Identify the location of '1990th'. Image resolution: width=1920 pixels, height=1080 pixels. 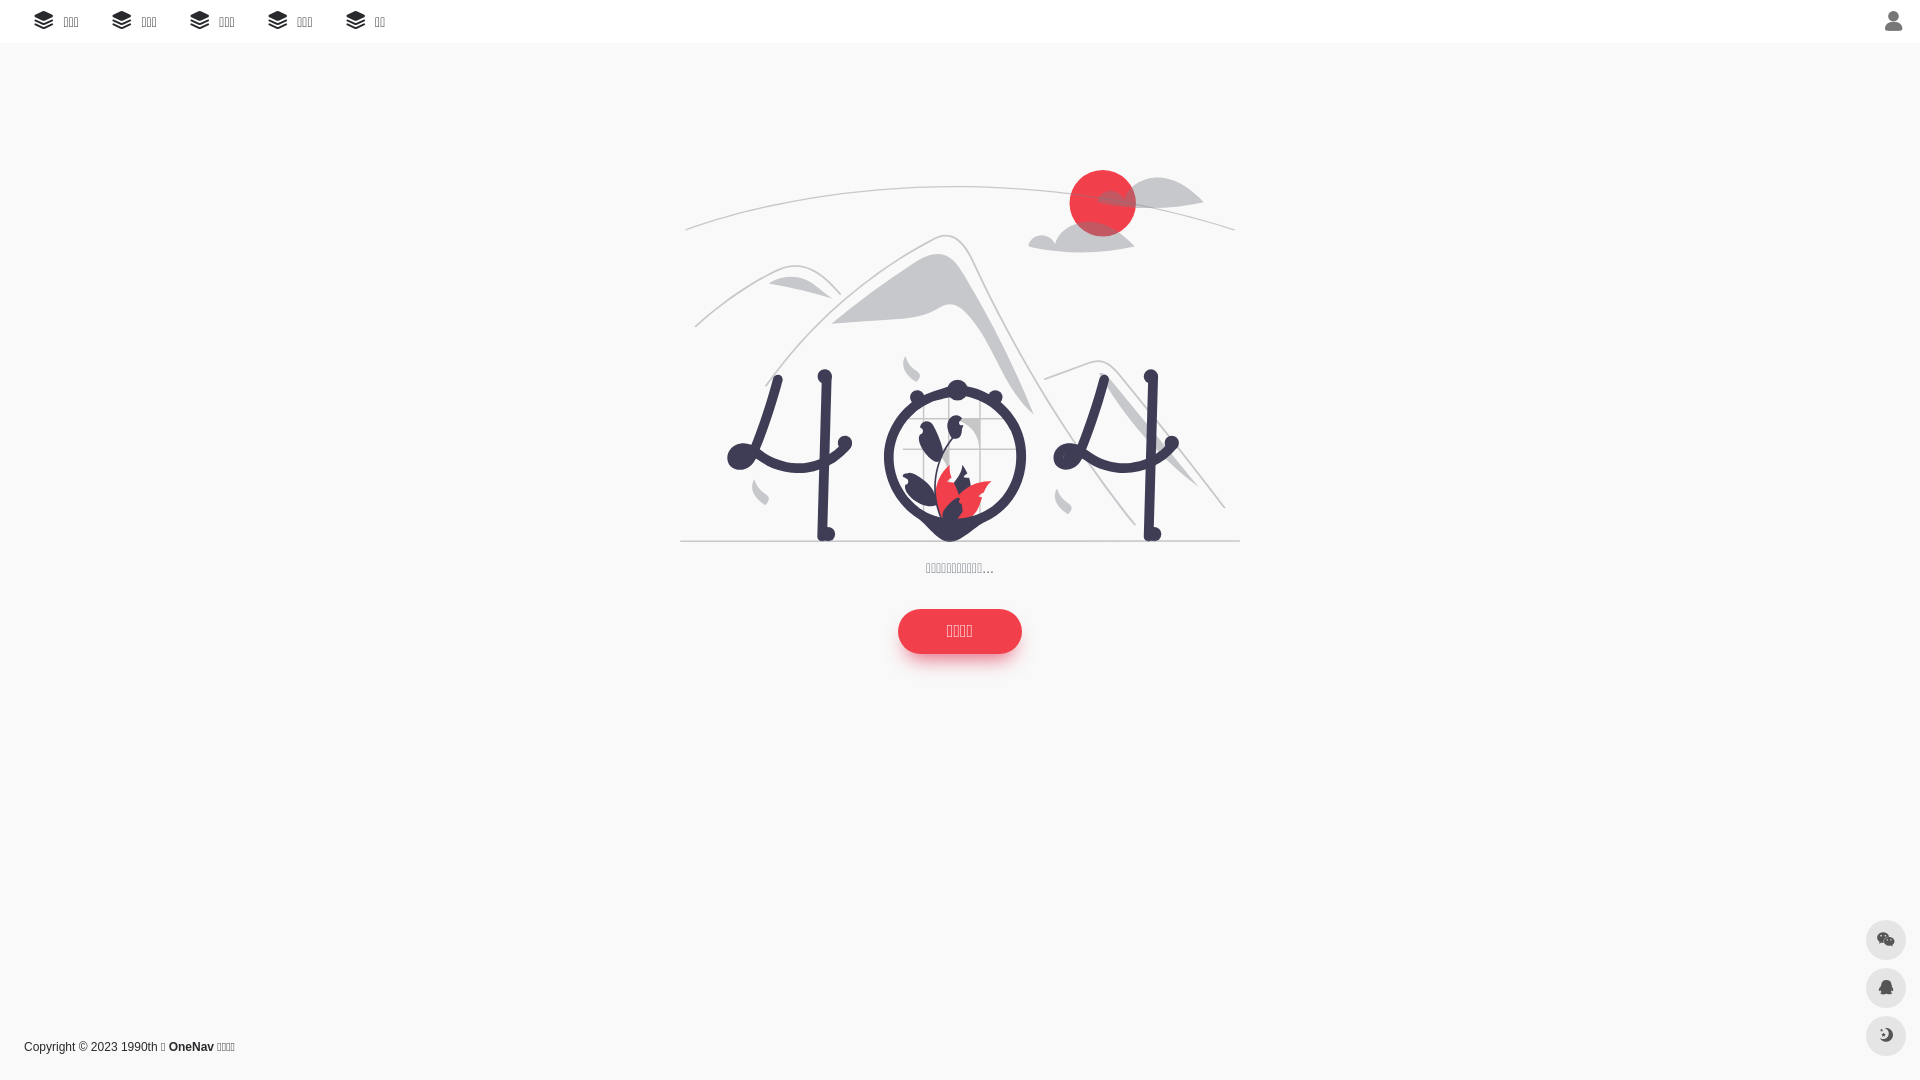
(138, 1045).